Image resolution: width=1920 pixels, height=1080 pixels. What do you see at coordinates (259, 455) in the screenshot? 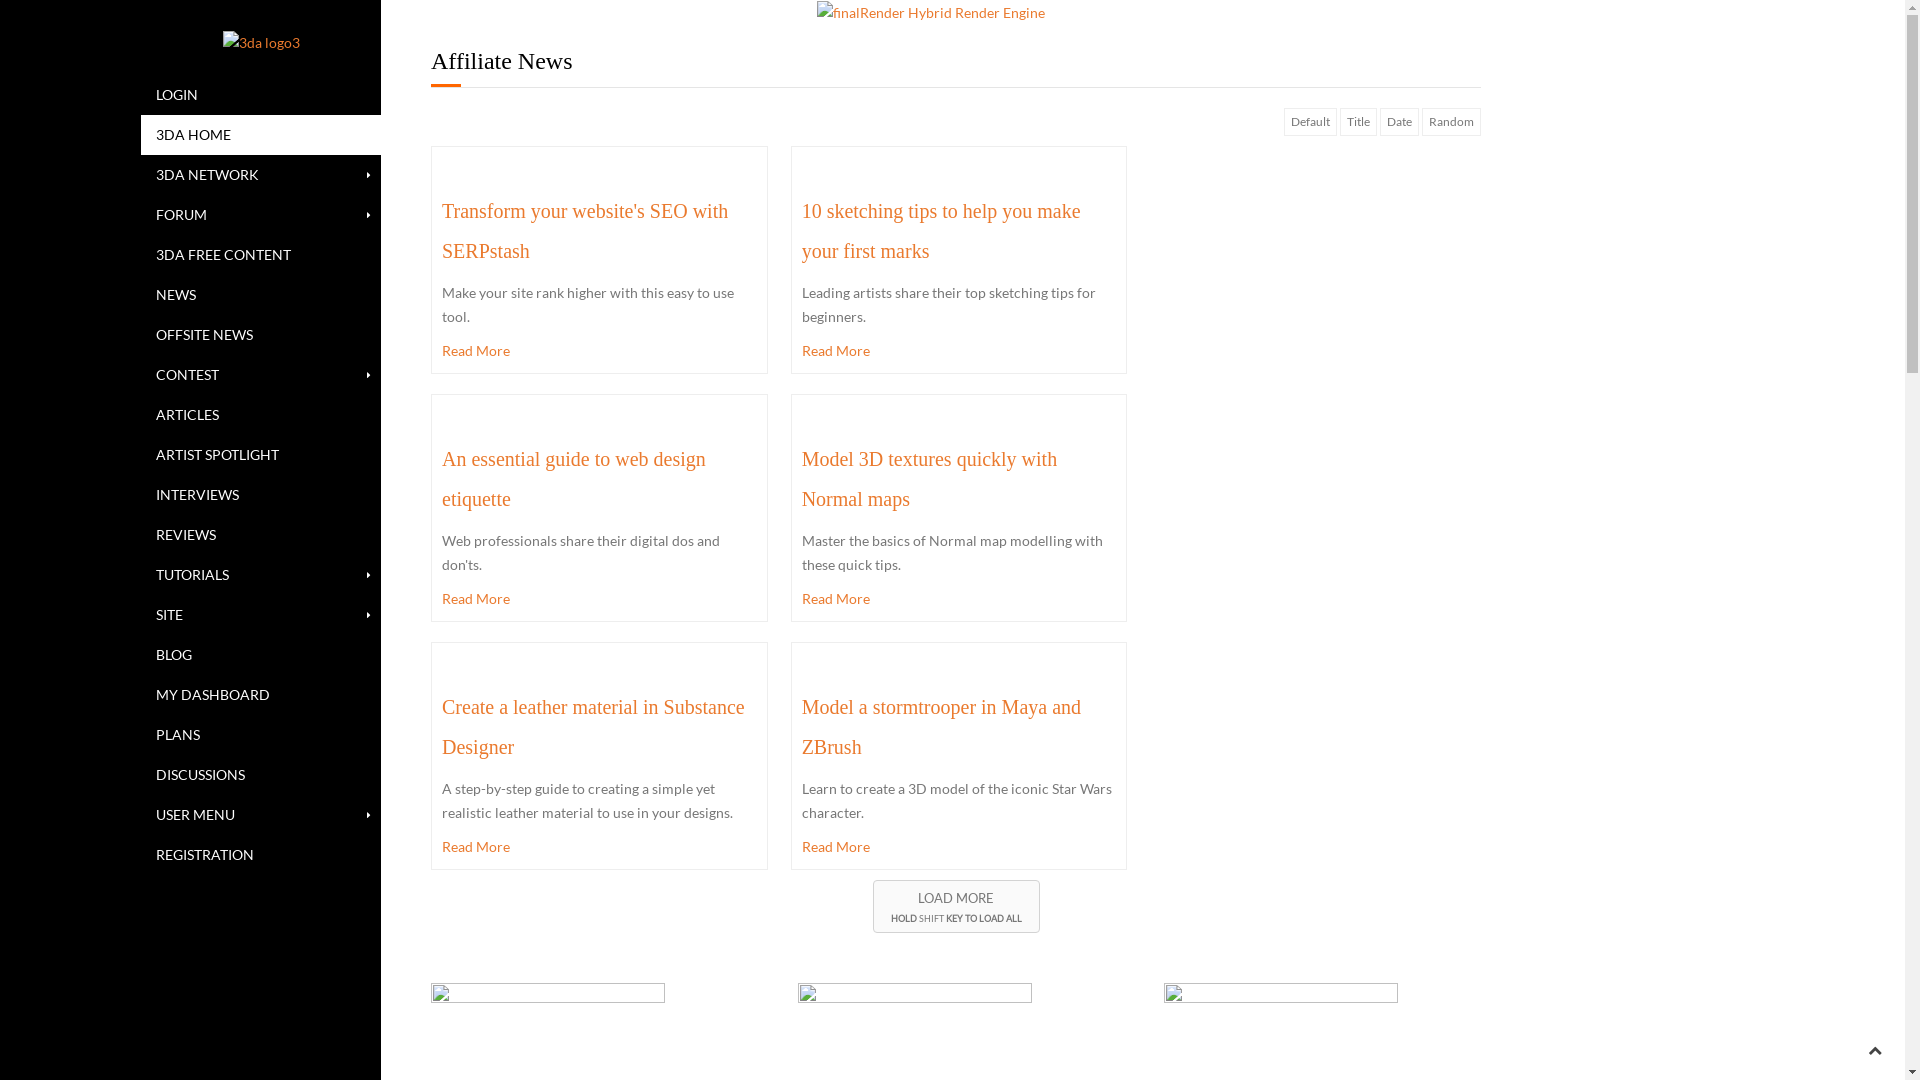
I see `'ARTIST SPOTLIGHT'` at bounding box center [259, 455].